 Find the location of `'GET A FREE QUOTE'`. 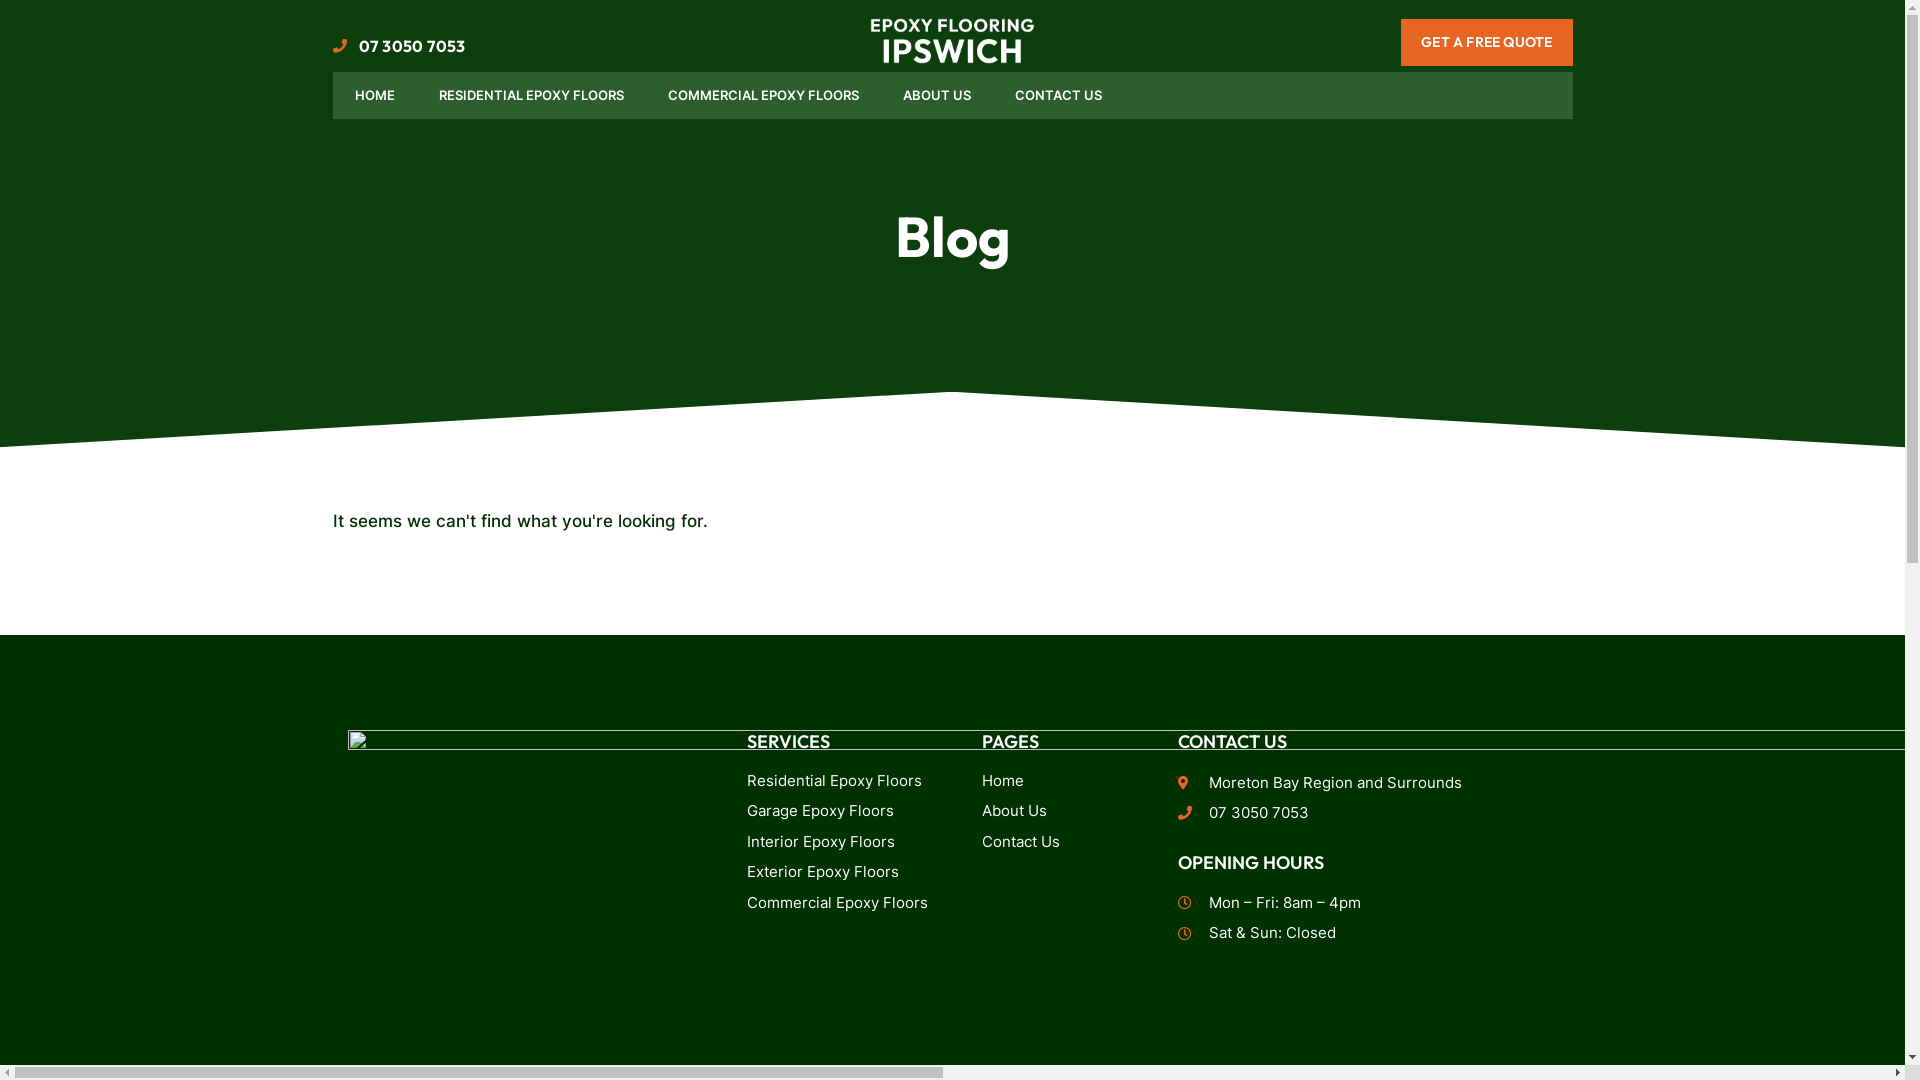

'GET A FREE QUOTE' is located at coordinates (1486, 42).